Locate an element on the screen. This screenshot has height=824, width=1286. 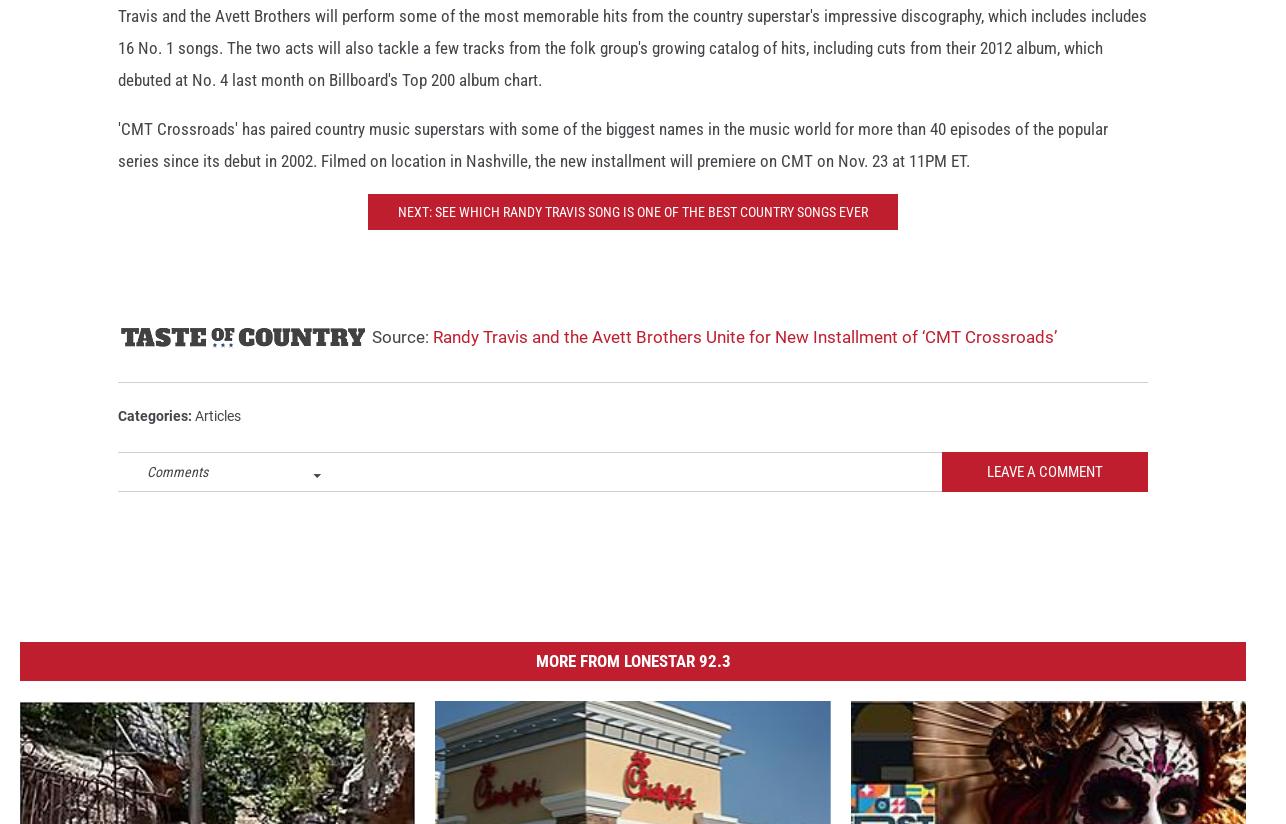
'Randy Travis and the Avett Brothers Unite for New Installment of ‘CMT Crossroads’' is located at coordinates (744, 353).